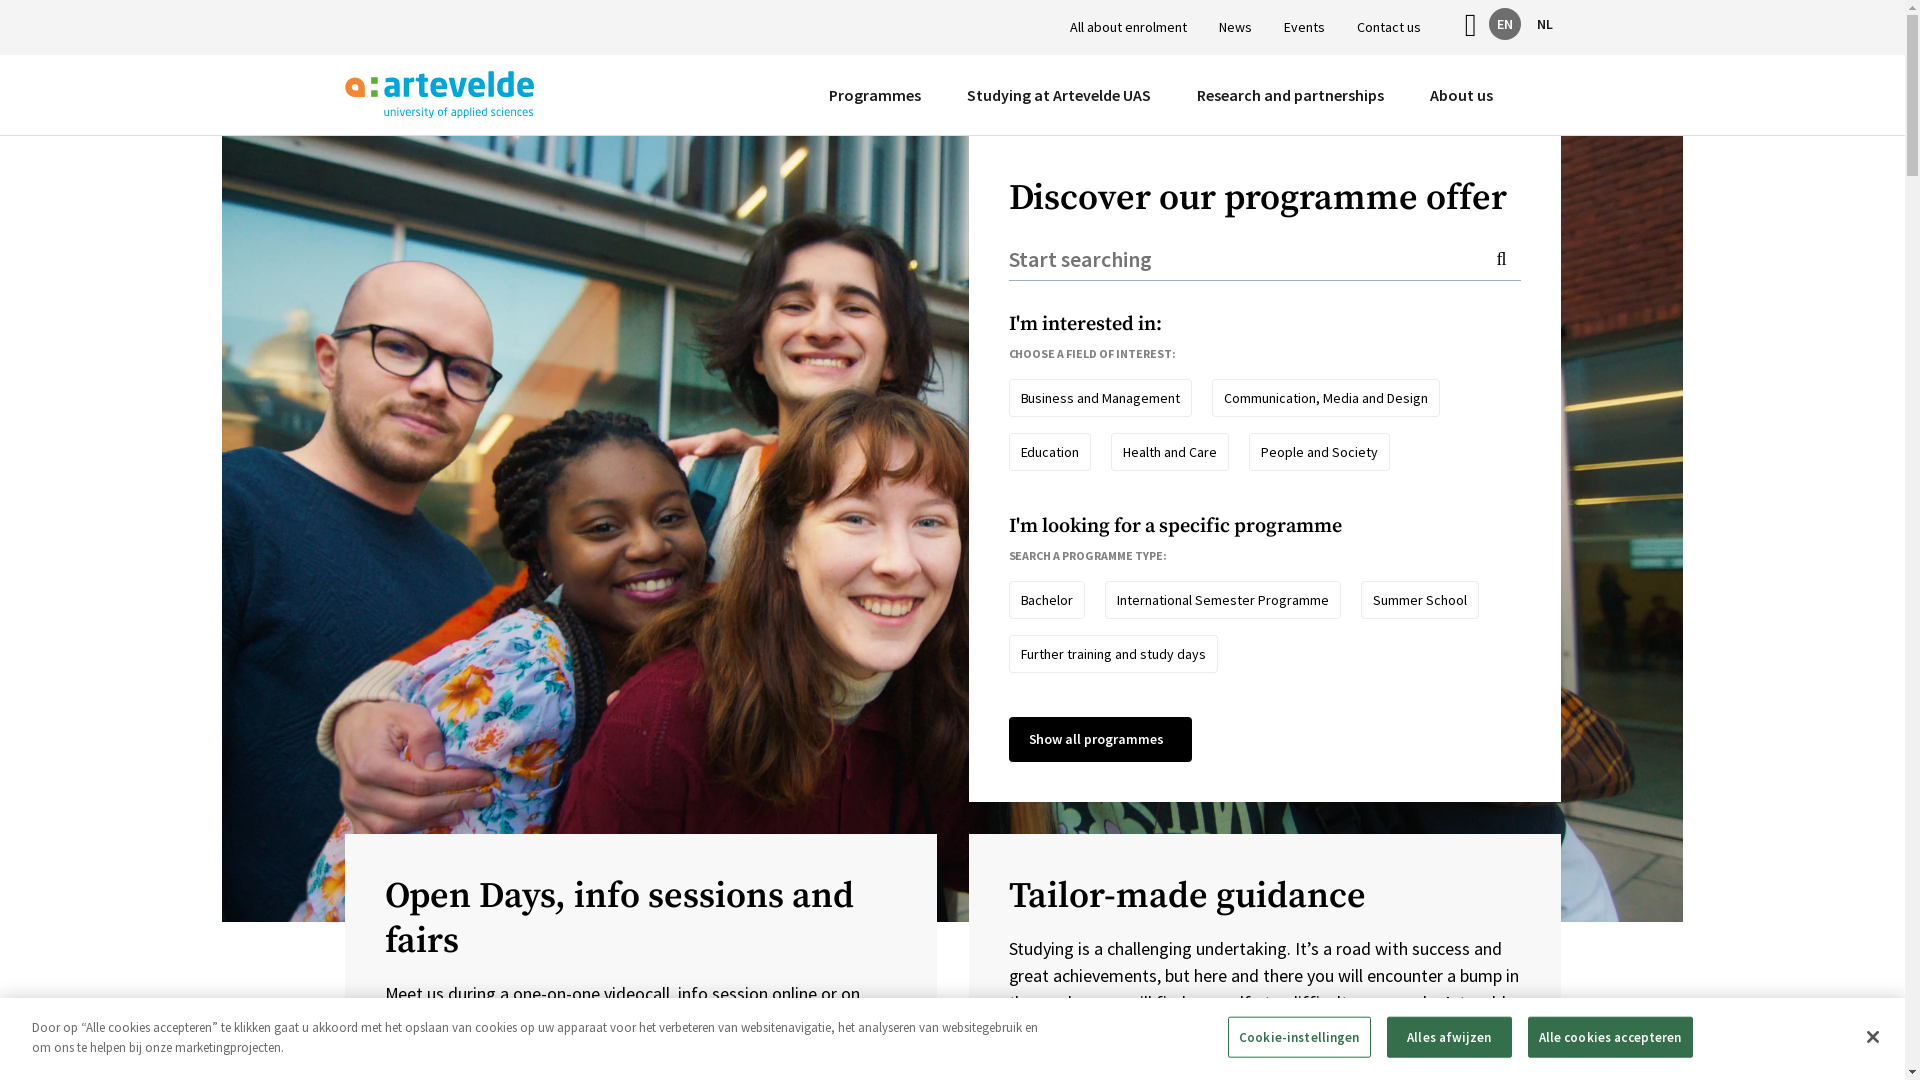 Image resolution: width=1920 pixels, height=1080 pixels. Describe the element at coordinates (1299, 1036) in the screenshot. I see `'Cookie-instellingen'` at that location.